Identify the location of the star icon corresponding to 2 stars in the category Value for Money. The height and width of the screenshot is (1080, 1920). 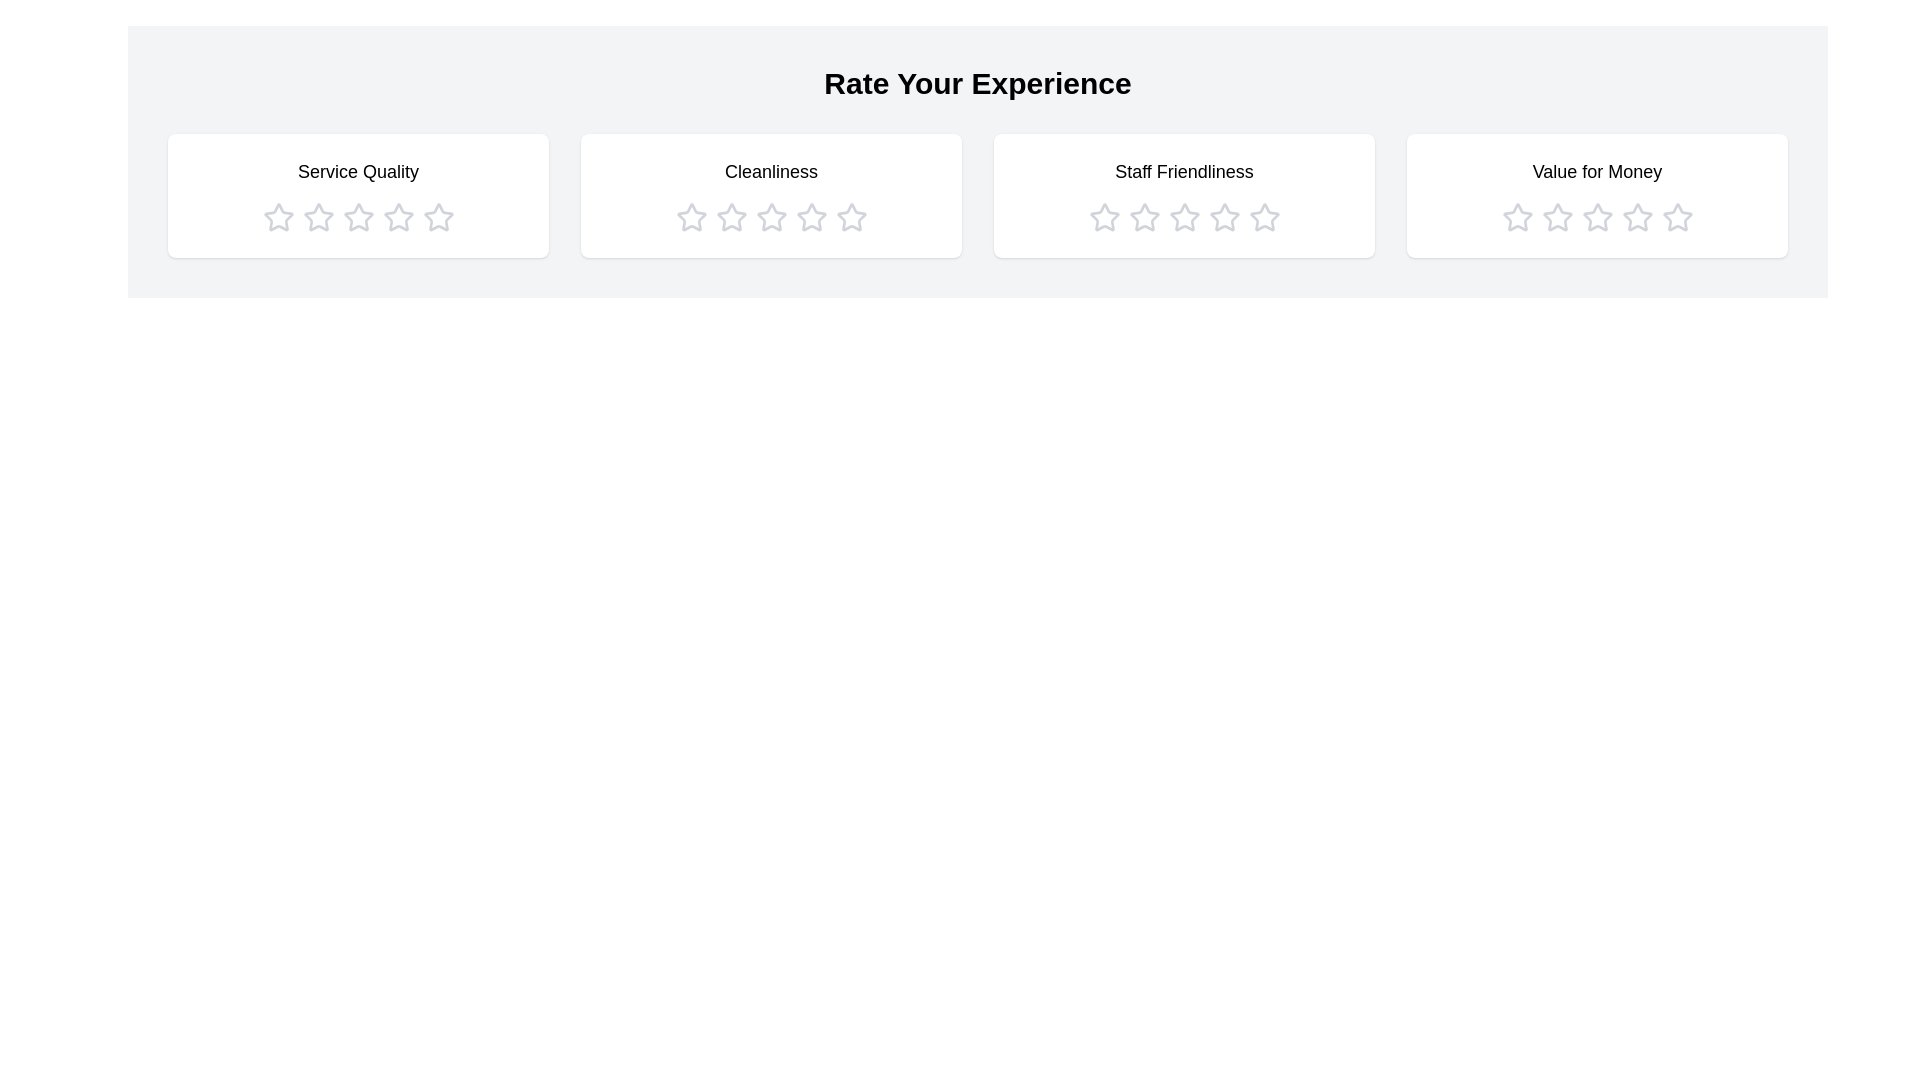
(1556, 218).